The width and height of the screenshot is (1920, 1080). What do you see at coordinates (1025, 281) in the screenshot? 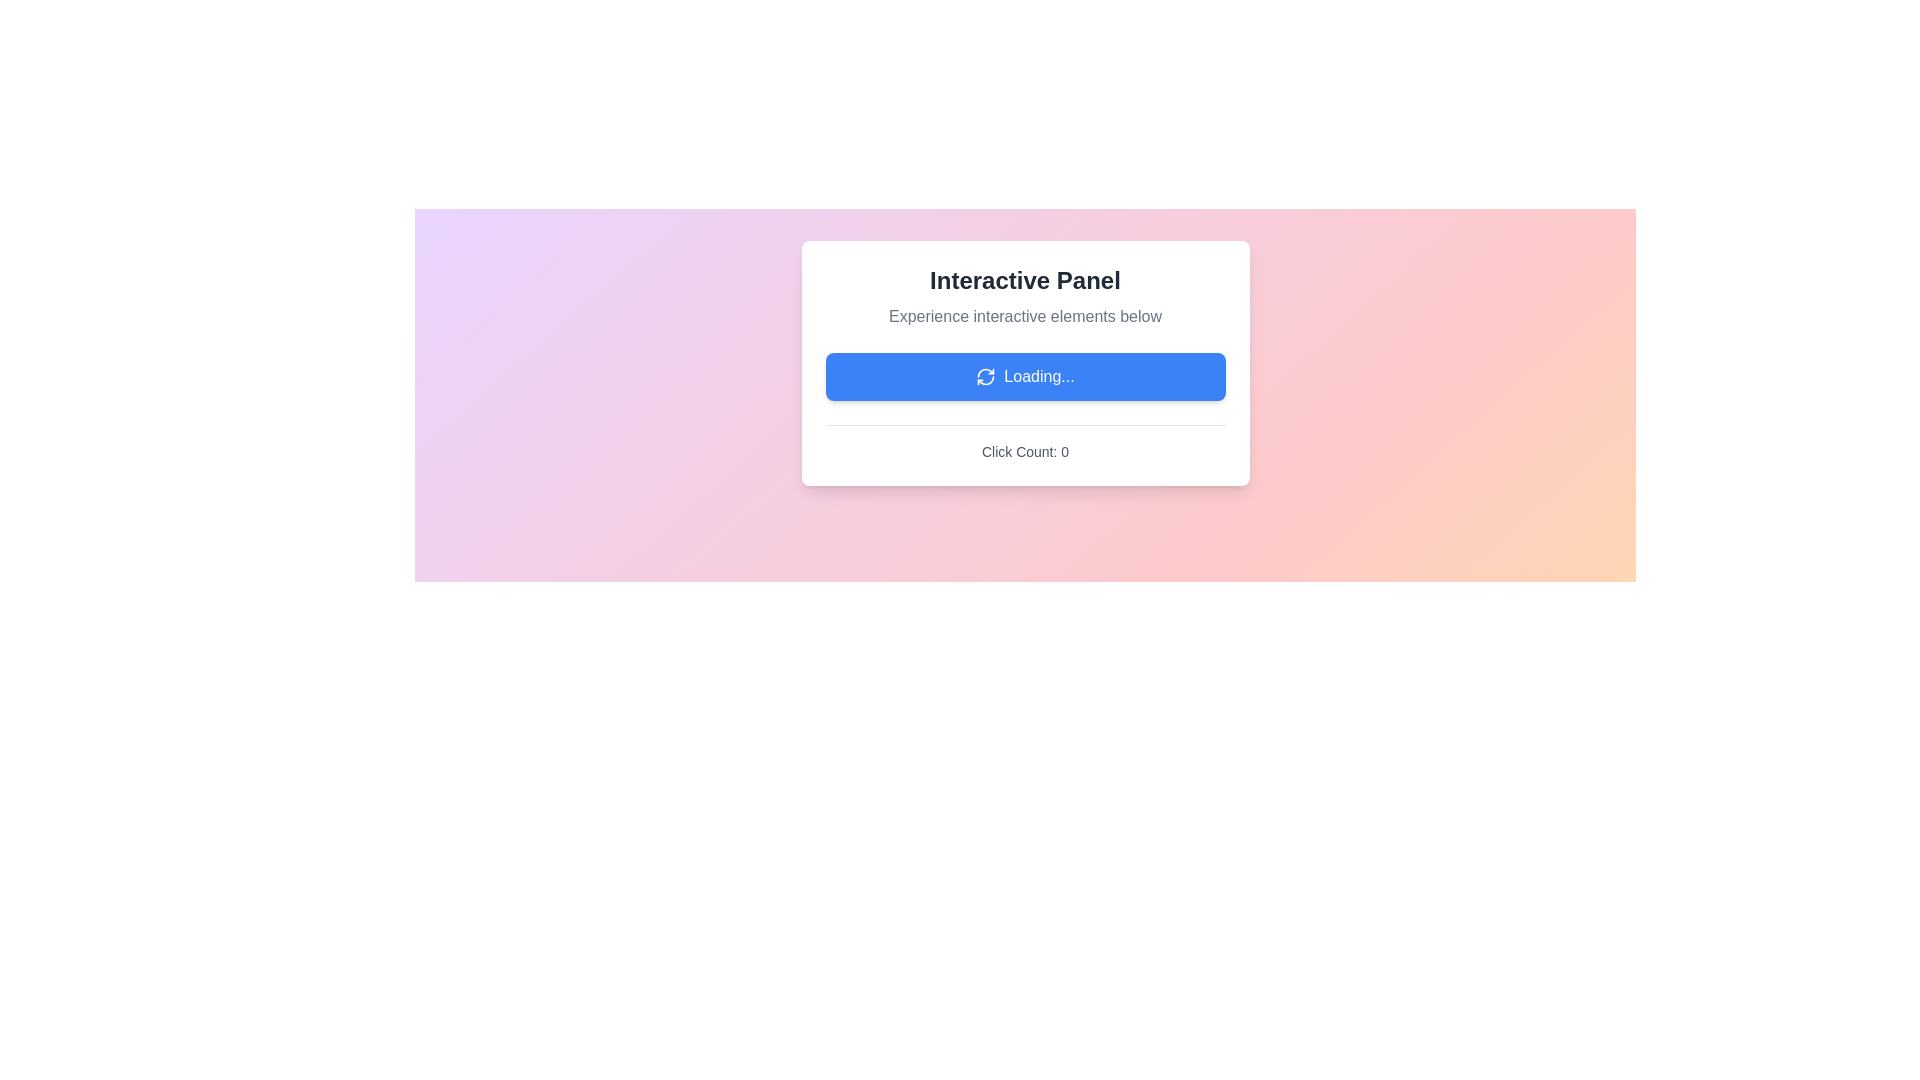
I see `text from the header element that displays 'Interactive Panel', styled in bold and enlarged font, located at the top of the central panel` at bounding box center [1025, 281].